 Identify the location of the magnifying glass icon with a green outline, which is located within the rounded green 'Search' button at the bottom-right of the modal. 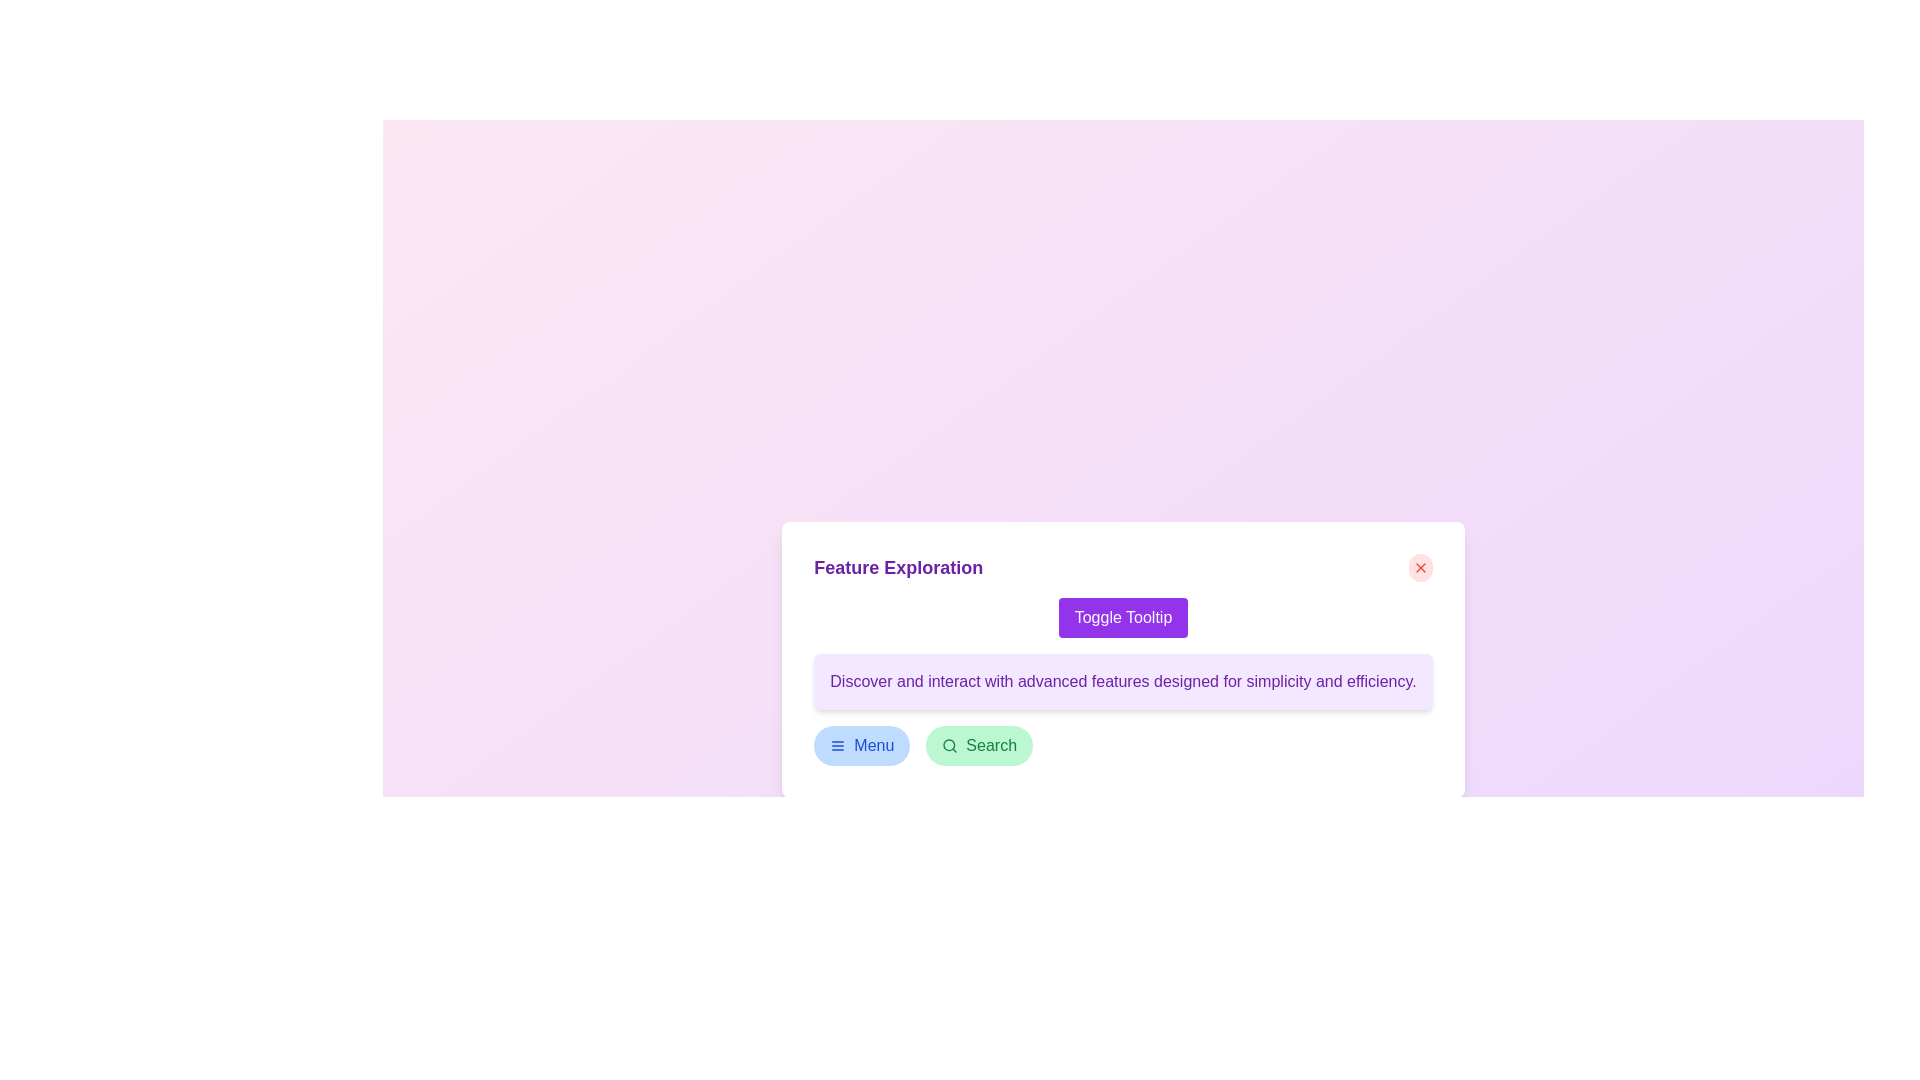
(949, 745).